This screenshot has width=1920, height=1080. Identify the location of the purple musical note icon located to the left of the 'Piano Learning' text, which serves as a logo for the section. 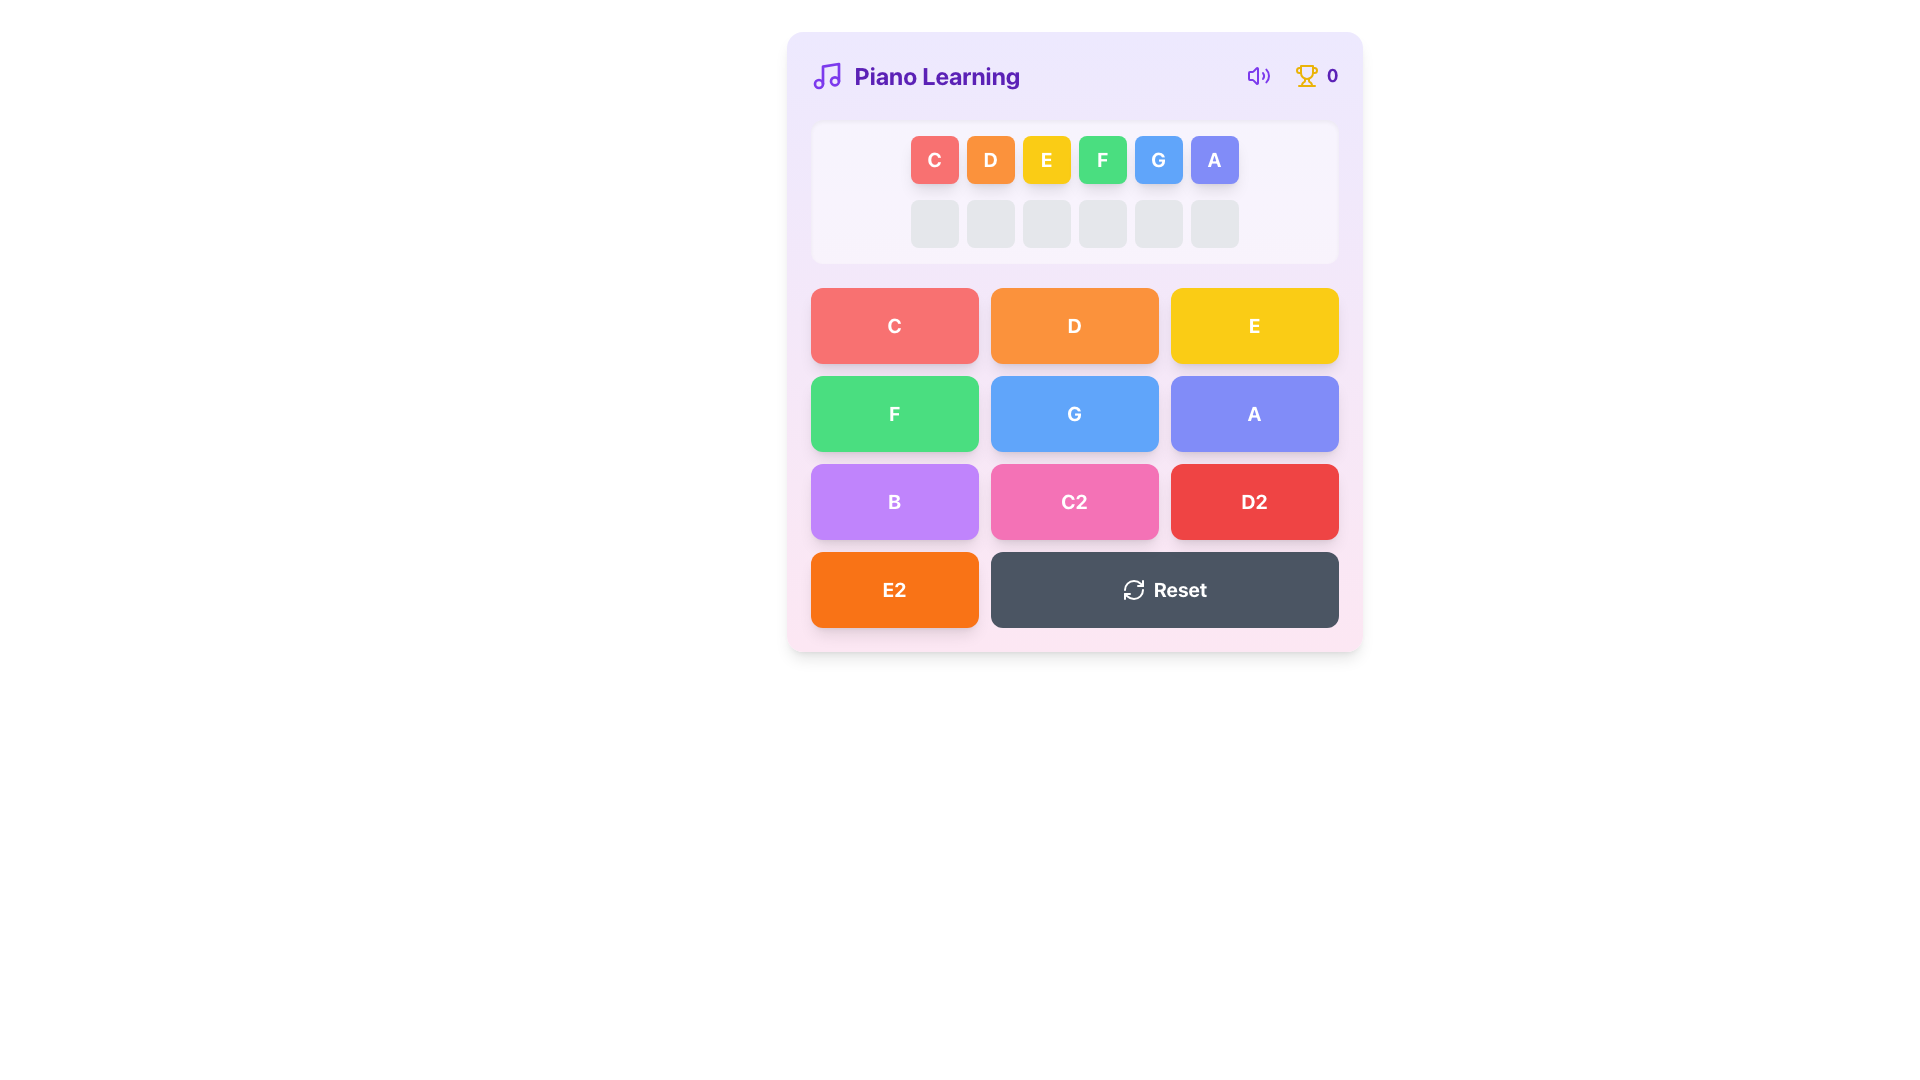
(826, 75).